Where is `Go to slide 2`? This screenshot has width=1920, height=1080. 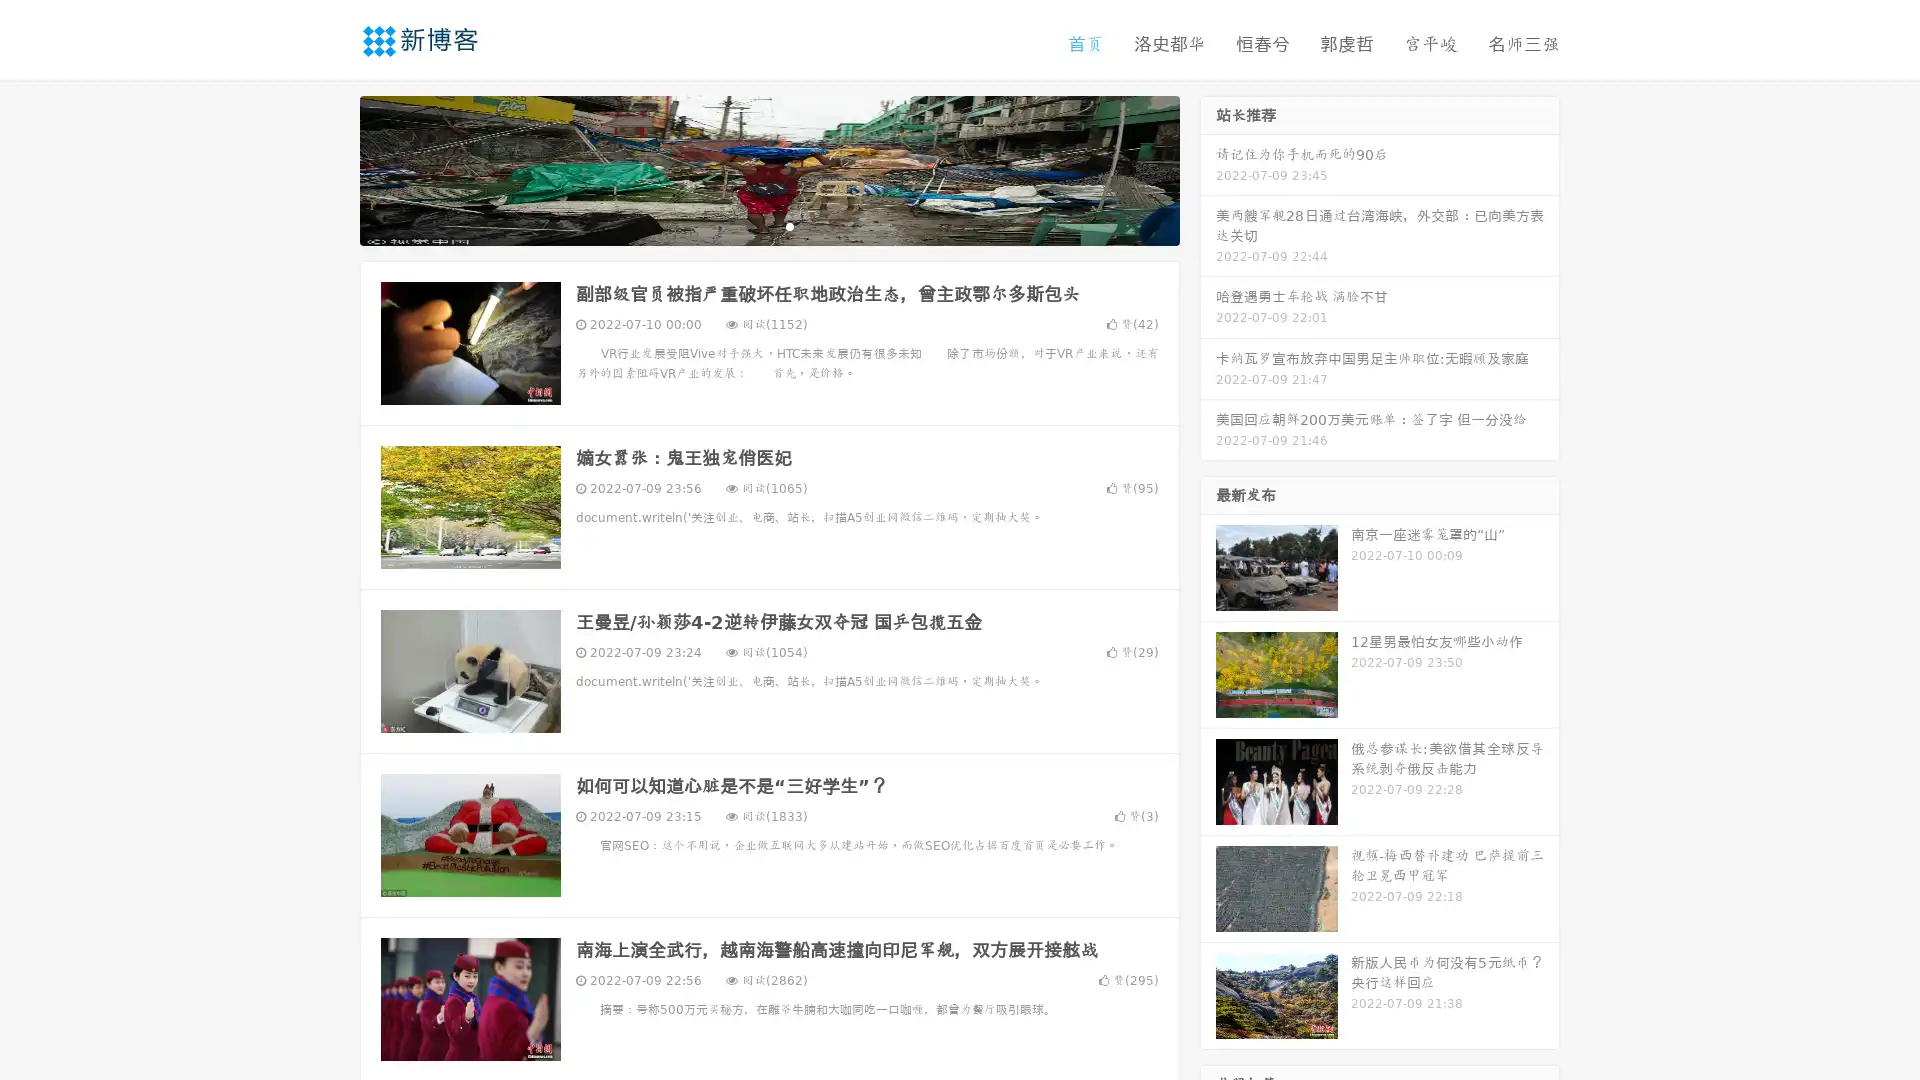 Go to slide 2 is located at coordinates (768, 225).